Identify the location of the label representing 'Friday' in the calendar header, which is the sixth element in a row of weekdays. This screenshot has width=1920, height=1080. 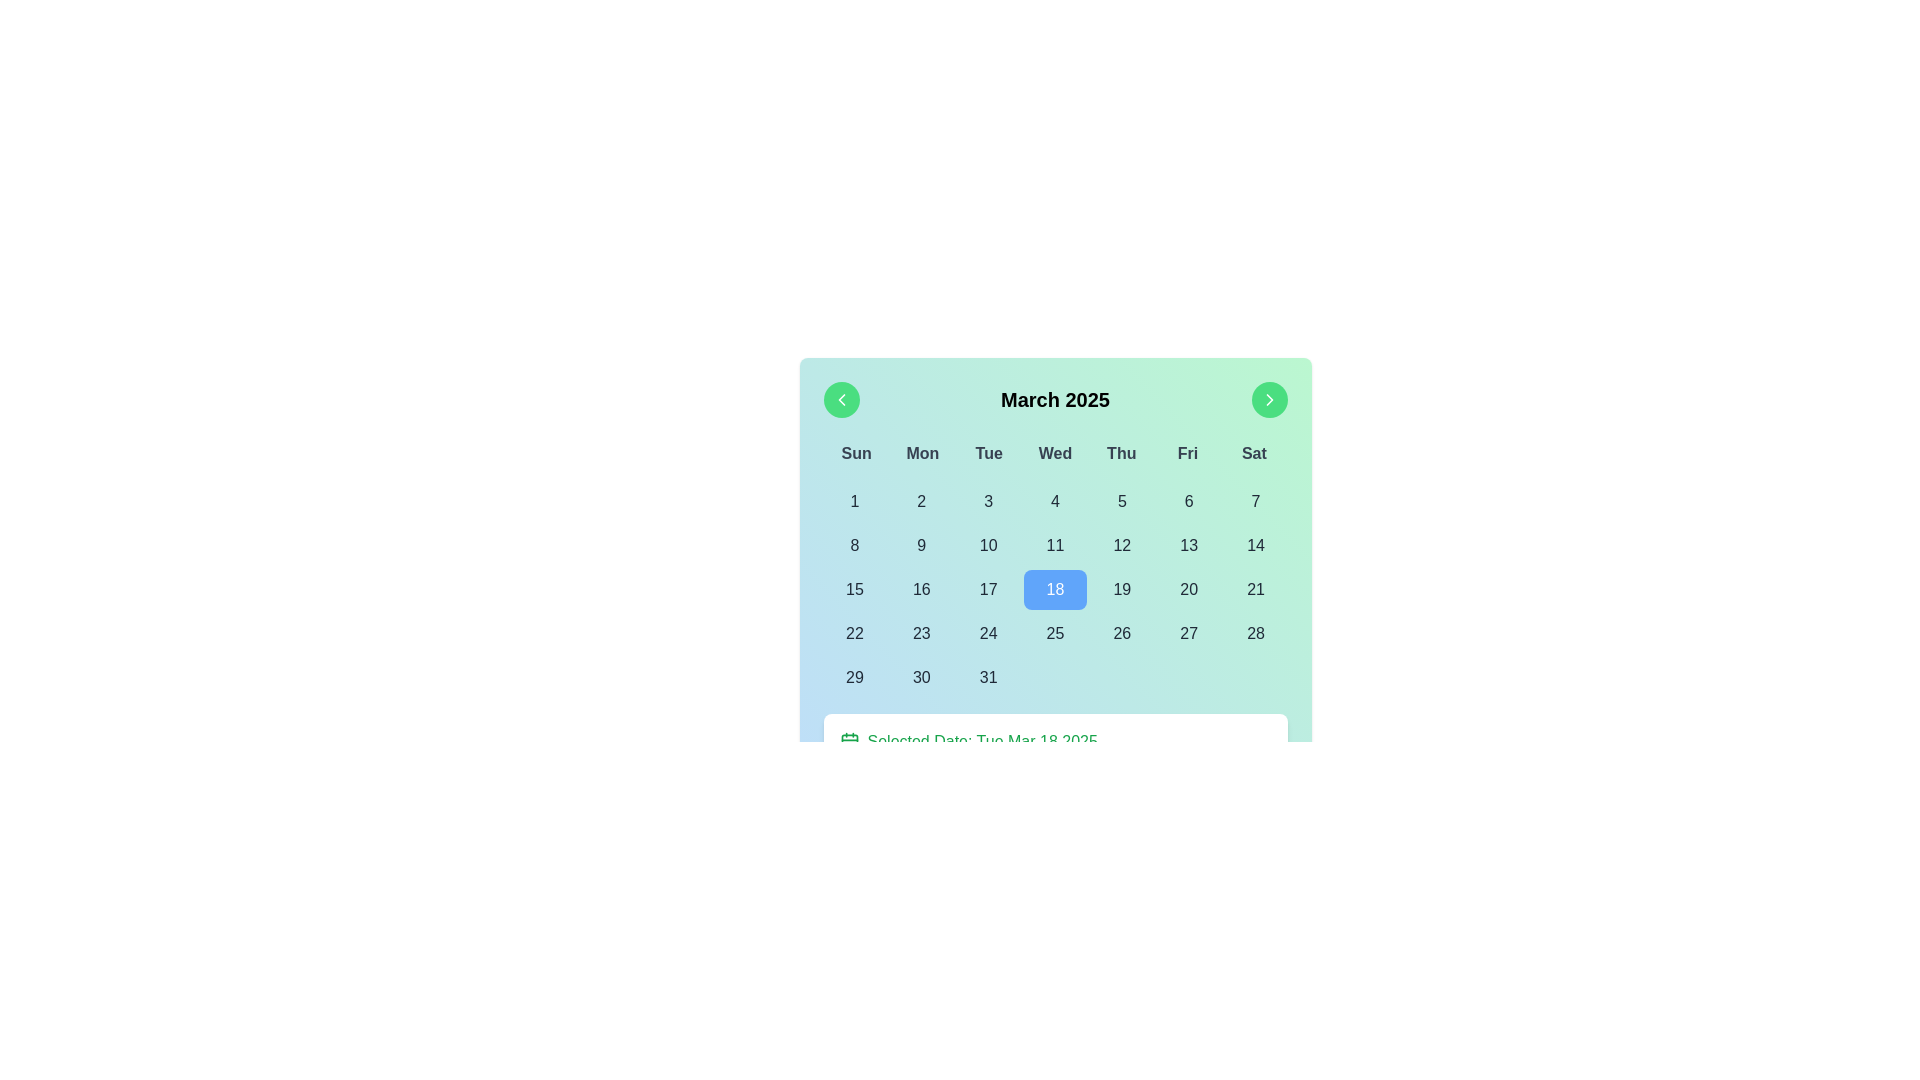
(1188, 454).